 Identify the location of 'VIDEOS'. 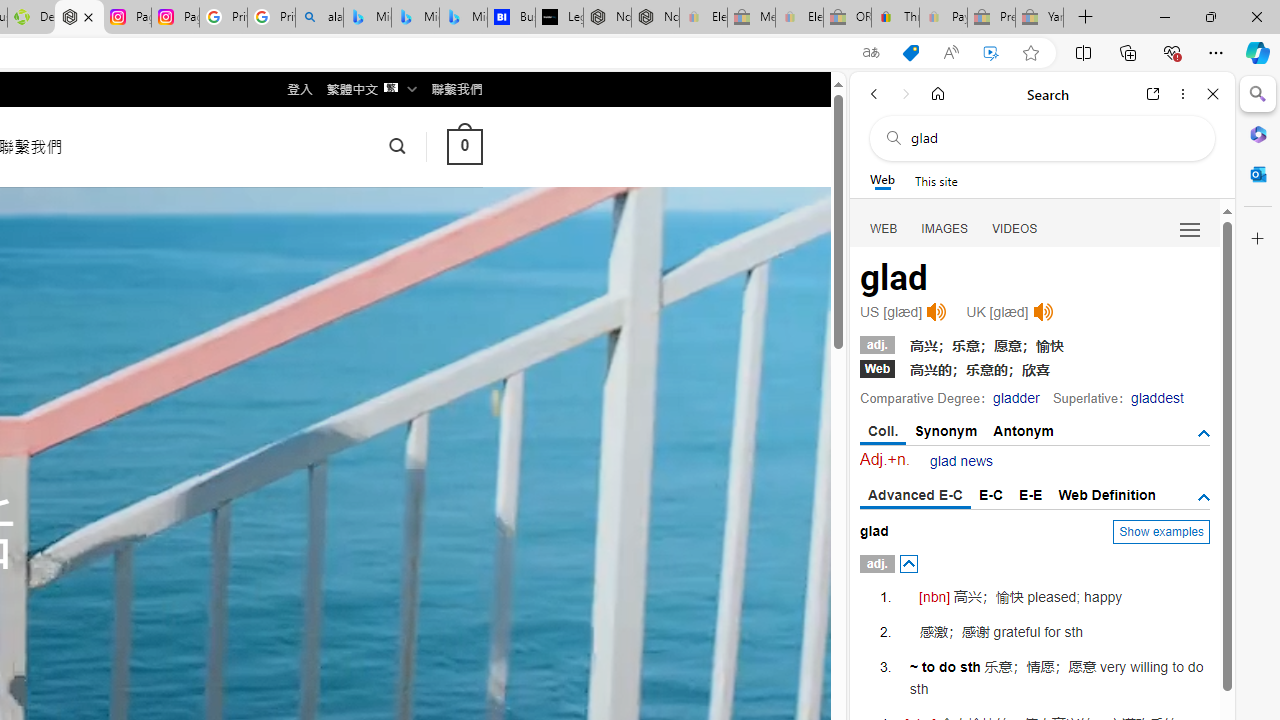
(1015, 227).